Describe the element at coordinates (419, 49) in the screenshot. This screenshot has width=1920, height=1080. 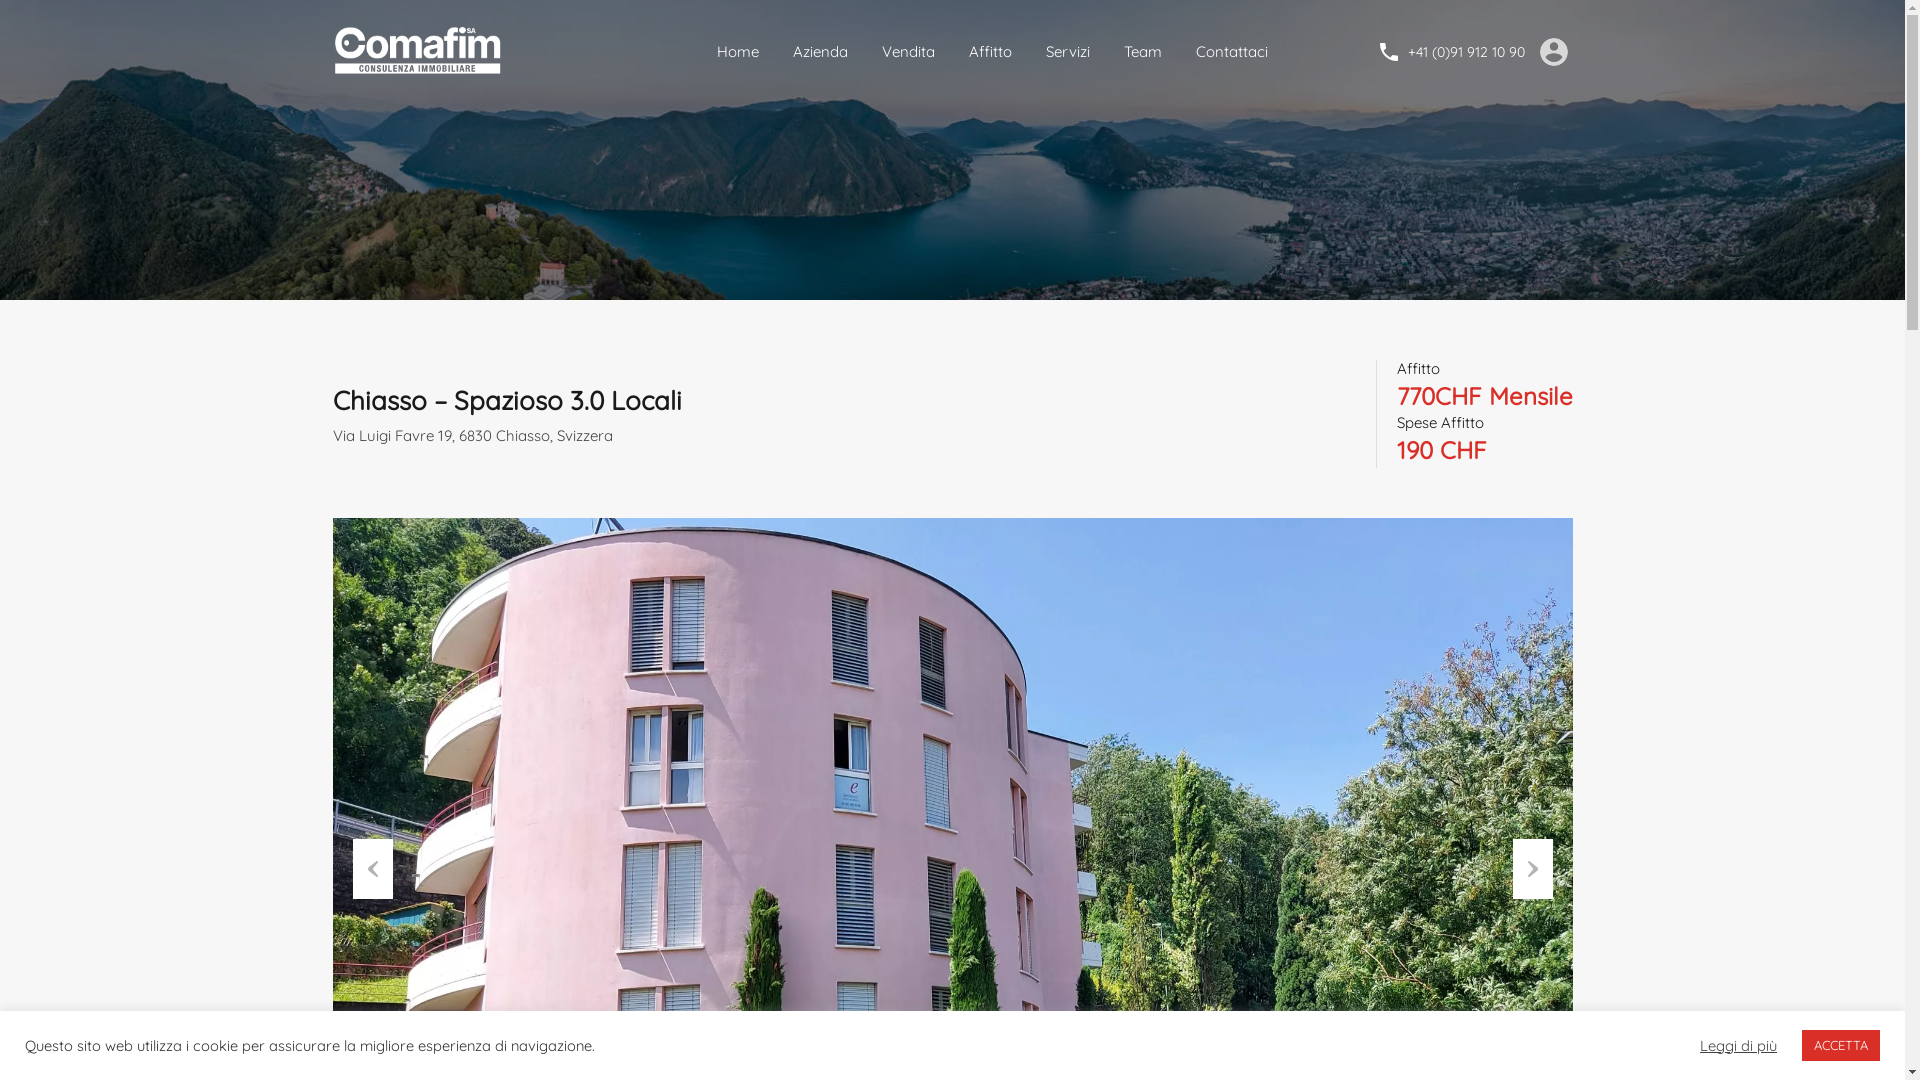
I see `'Comafim SA'` at that location.